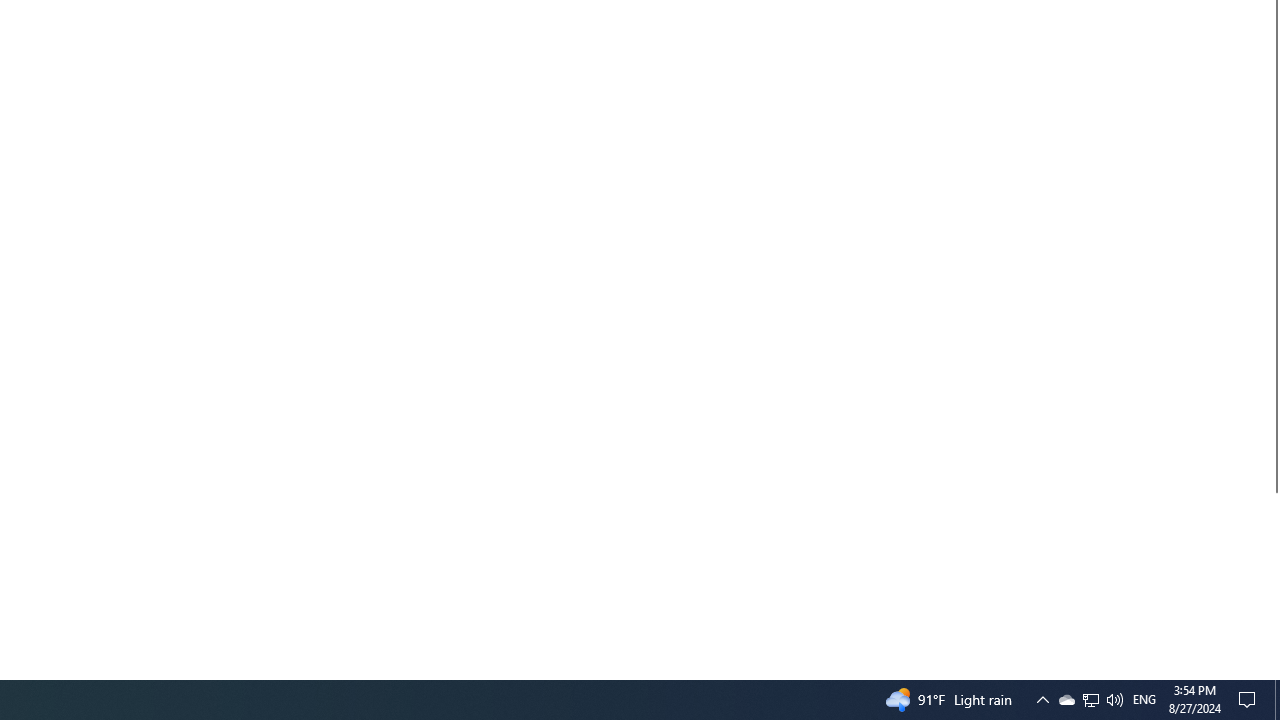 The width and height of the screenshot is (1280, 720). I want to click on 'User Promoted Notification Area', so click(1089, 698).